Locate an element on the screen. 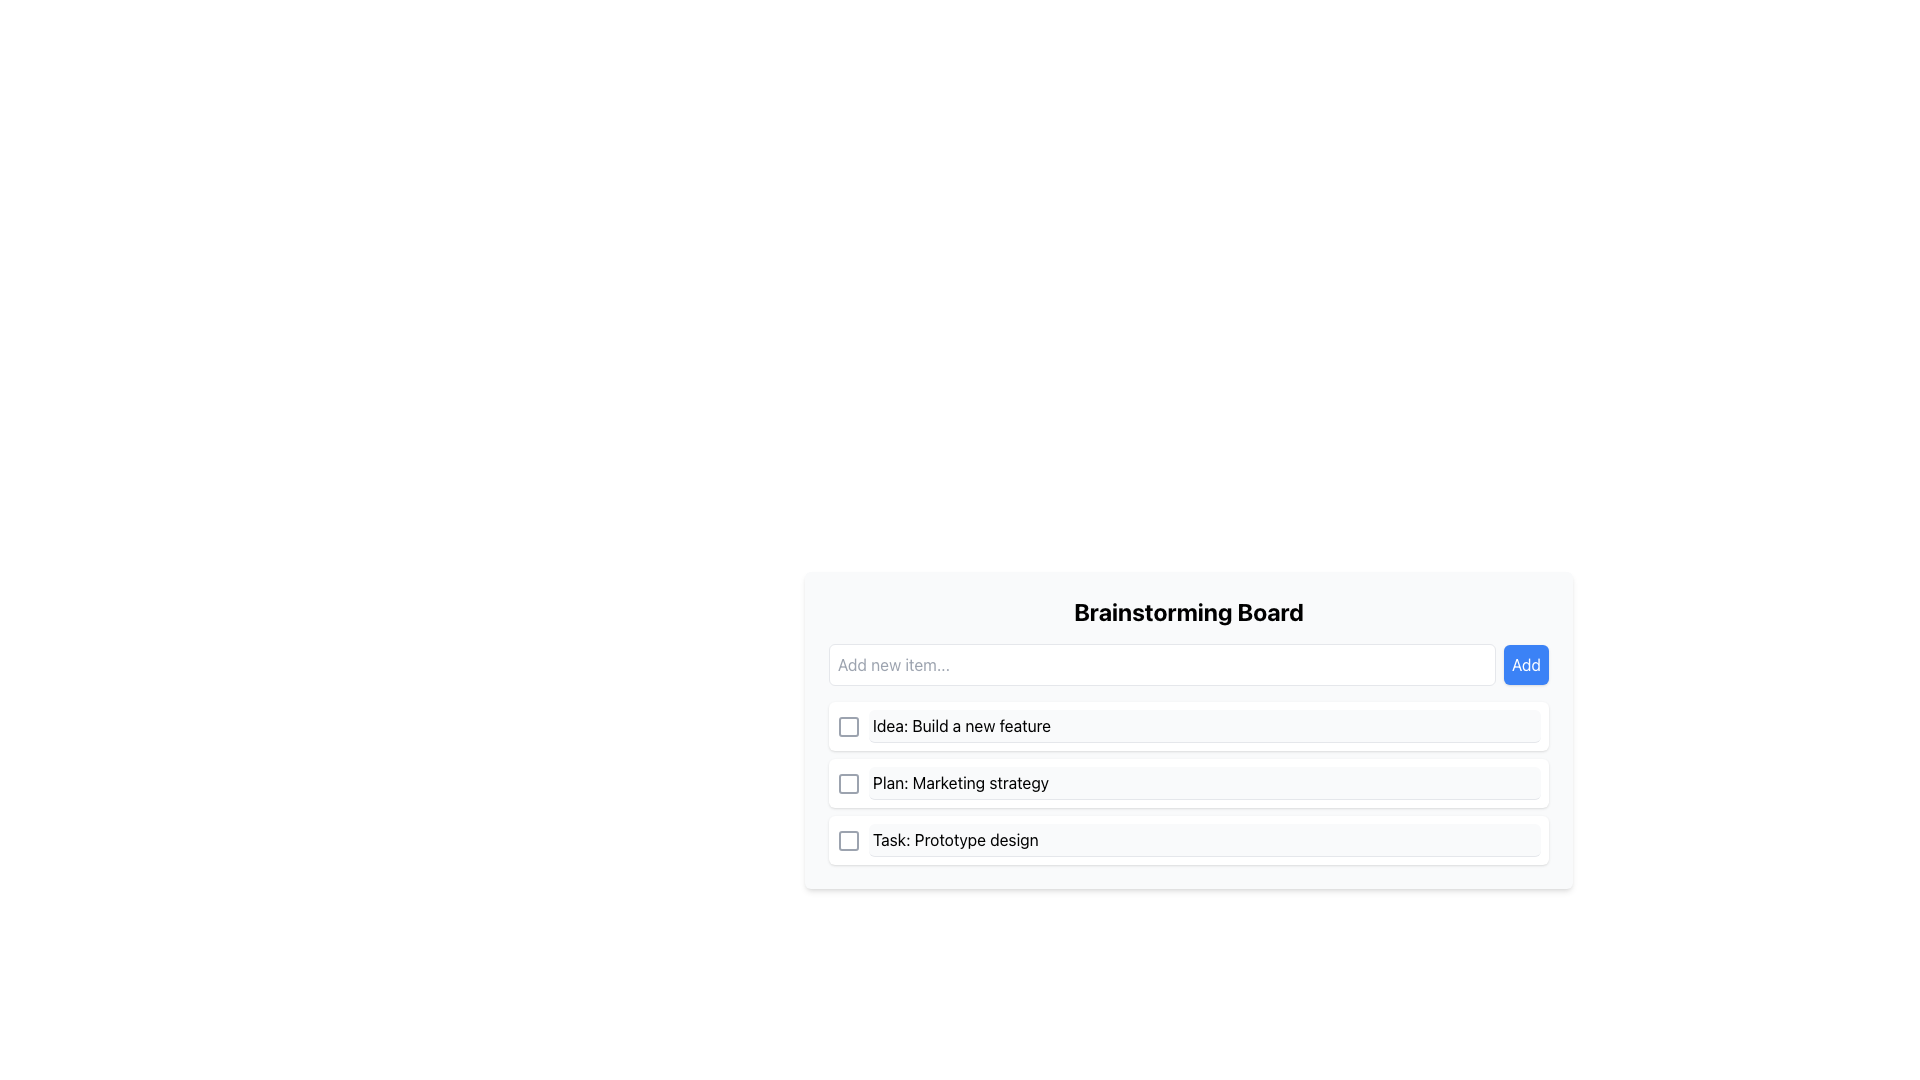  the unfilled checkbox that is positioned to the left of the text 'Idea: Build a new feature' is located at coordinates (849, 726).